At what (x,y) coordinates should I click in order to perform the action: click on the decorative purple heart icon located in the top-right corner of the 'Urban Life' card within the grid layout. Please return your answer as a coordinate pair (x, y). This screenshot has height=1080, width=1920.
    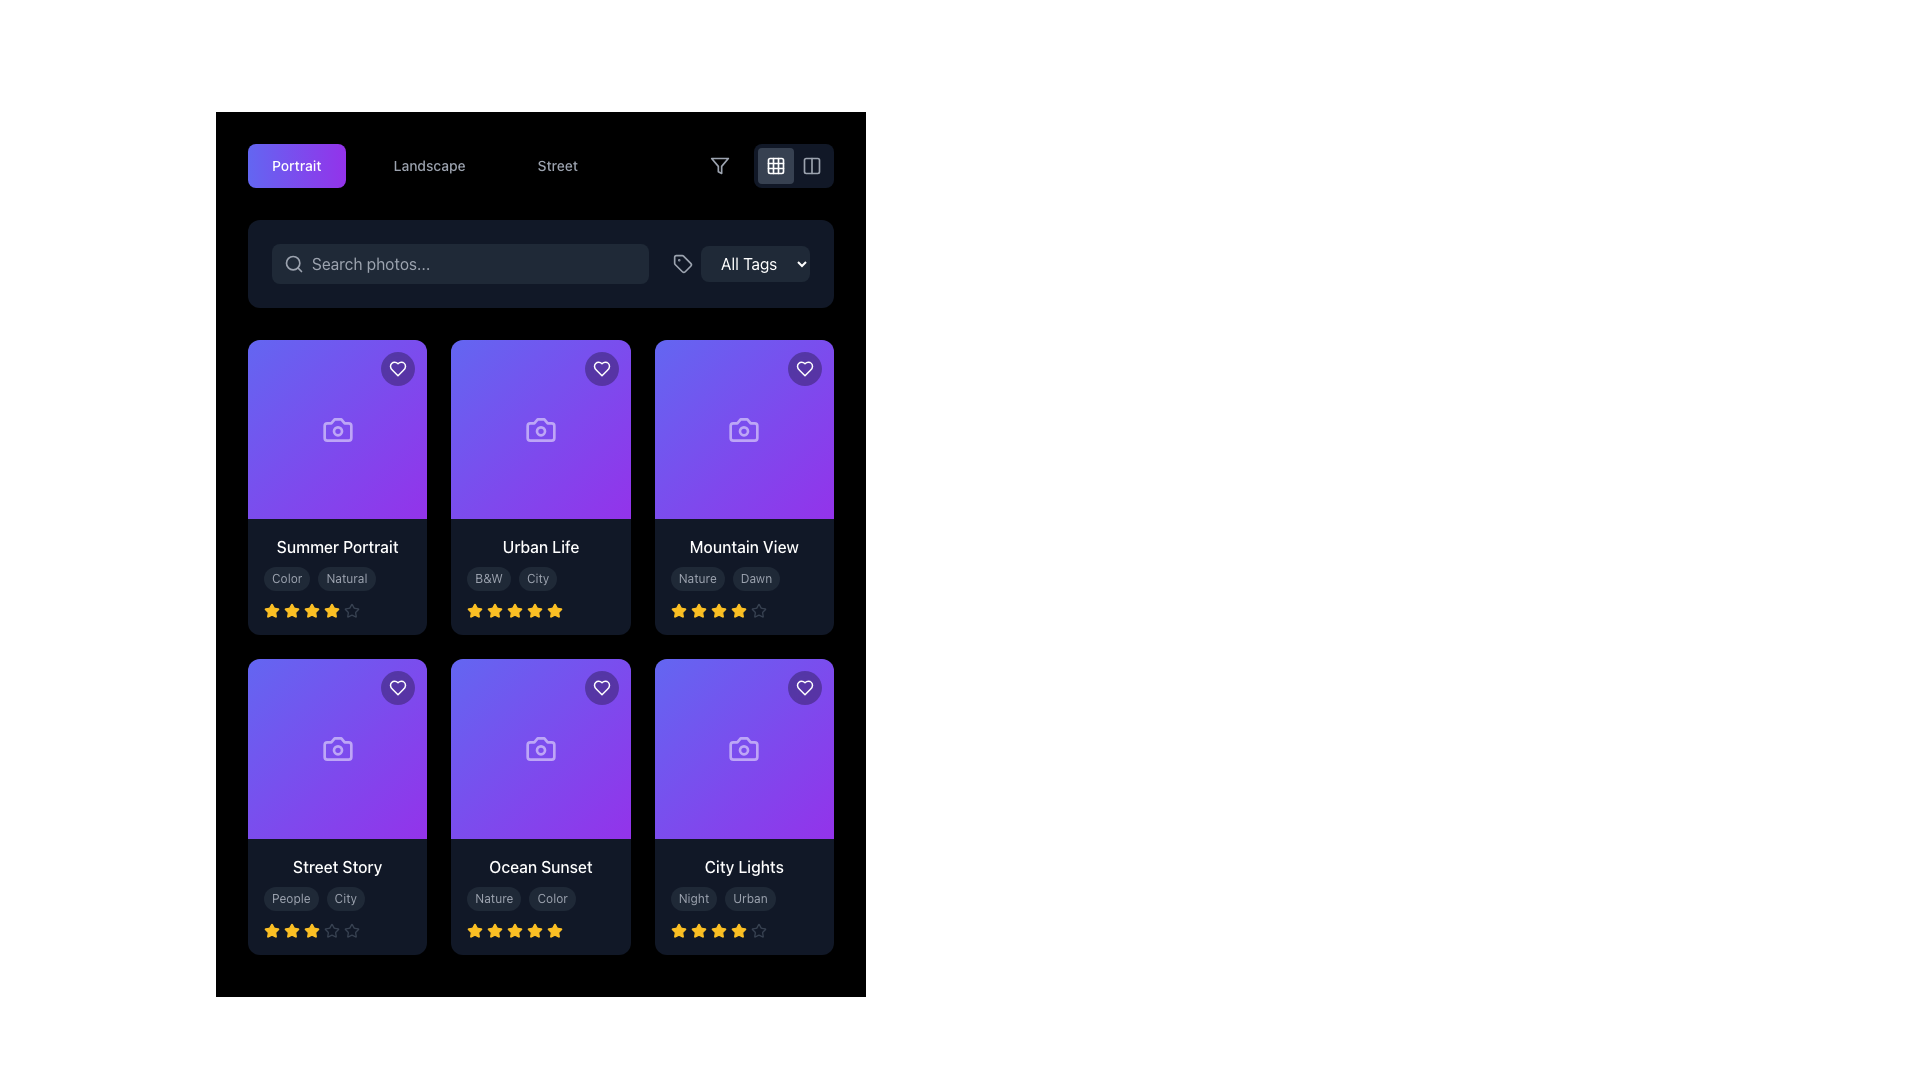
    Looking at the image, I should click on (600, 369).